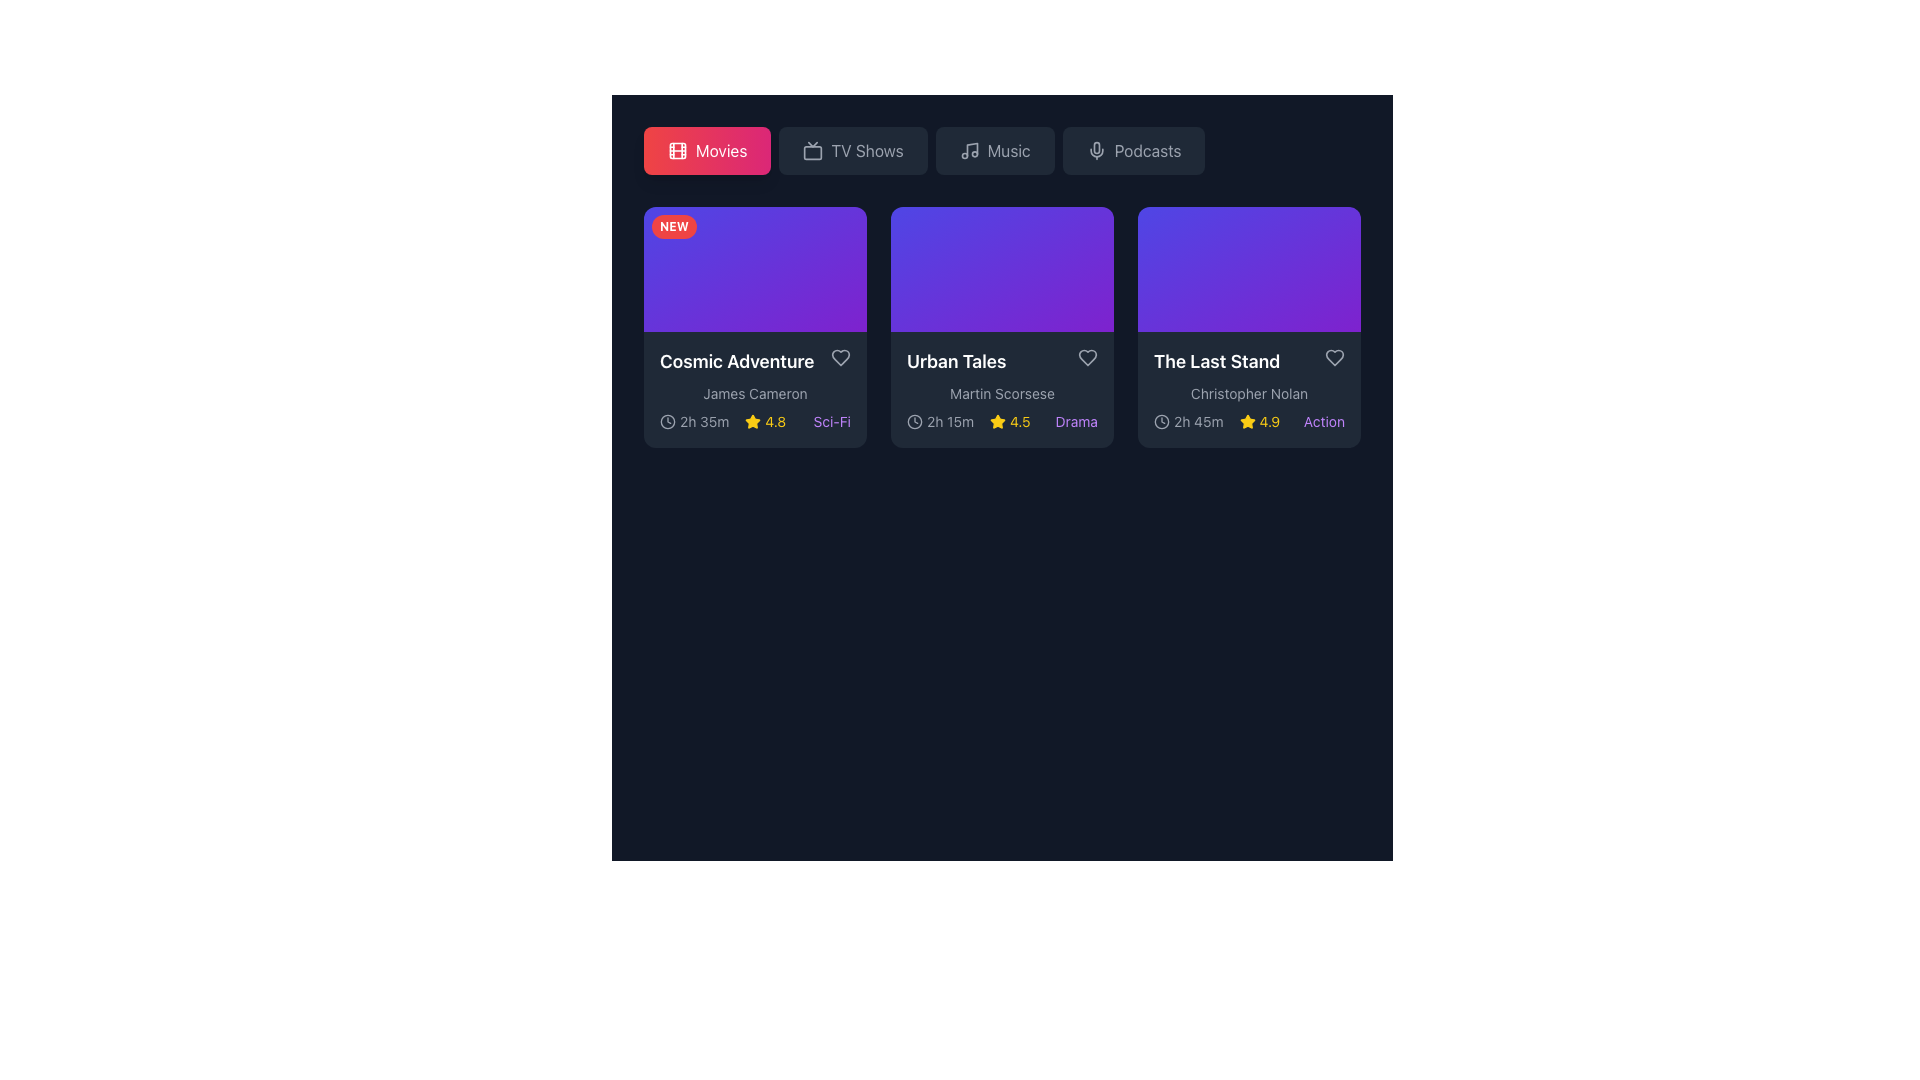 The width and height of the screenshot is (1920, 1080). I want to click on the static text label displaying the director's name for the movie 'The Last Stand', located in the lower mid-section of the card under its title, so click(1248, 394).